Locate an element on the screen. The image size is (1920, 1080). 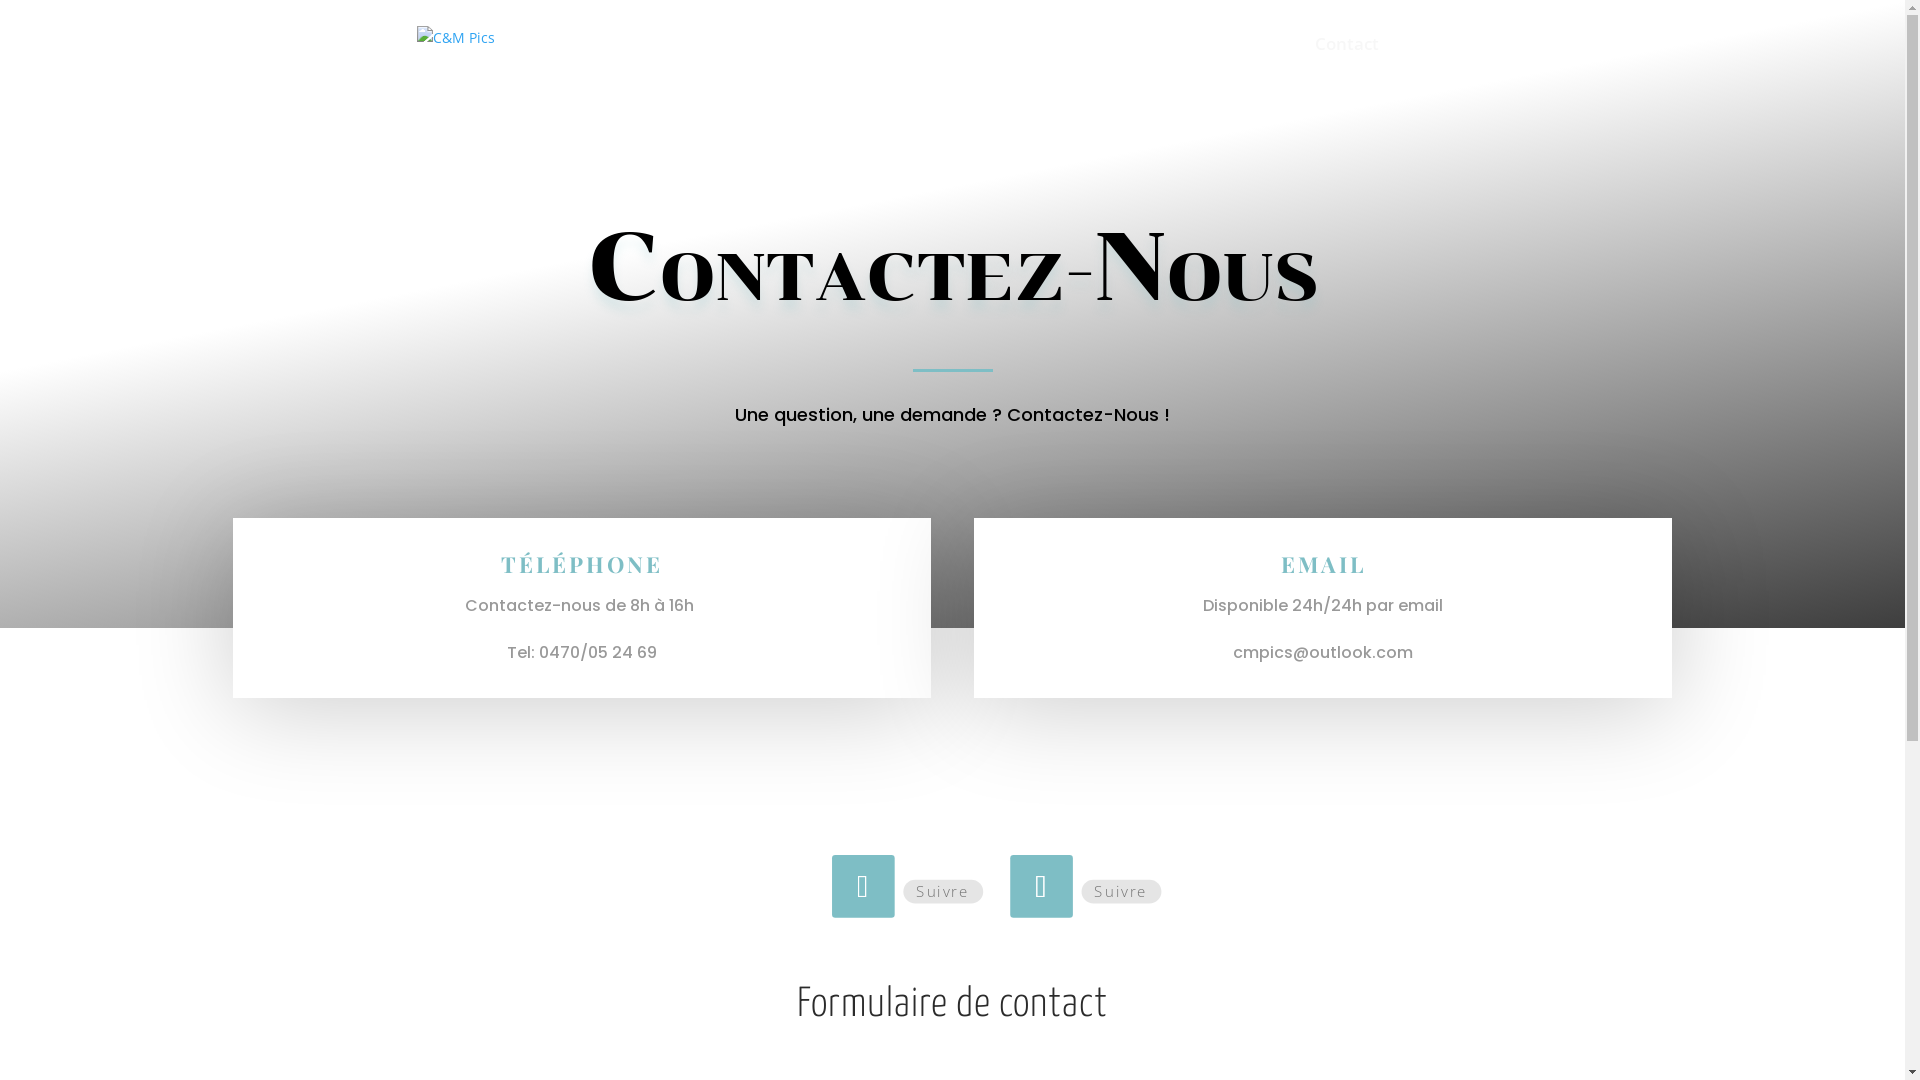
'Connexion' is located at coordinates (1448, 61).